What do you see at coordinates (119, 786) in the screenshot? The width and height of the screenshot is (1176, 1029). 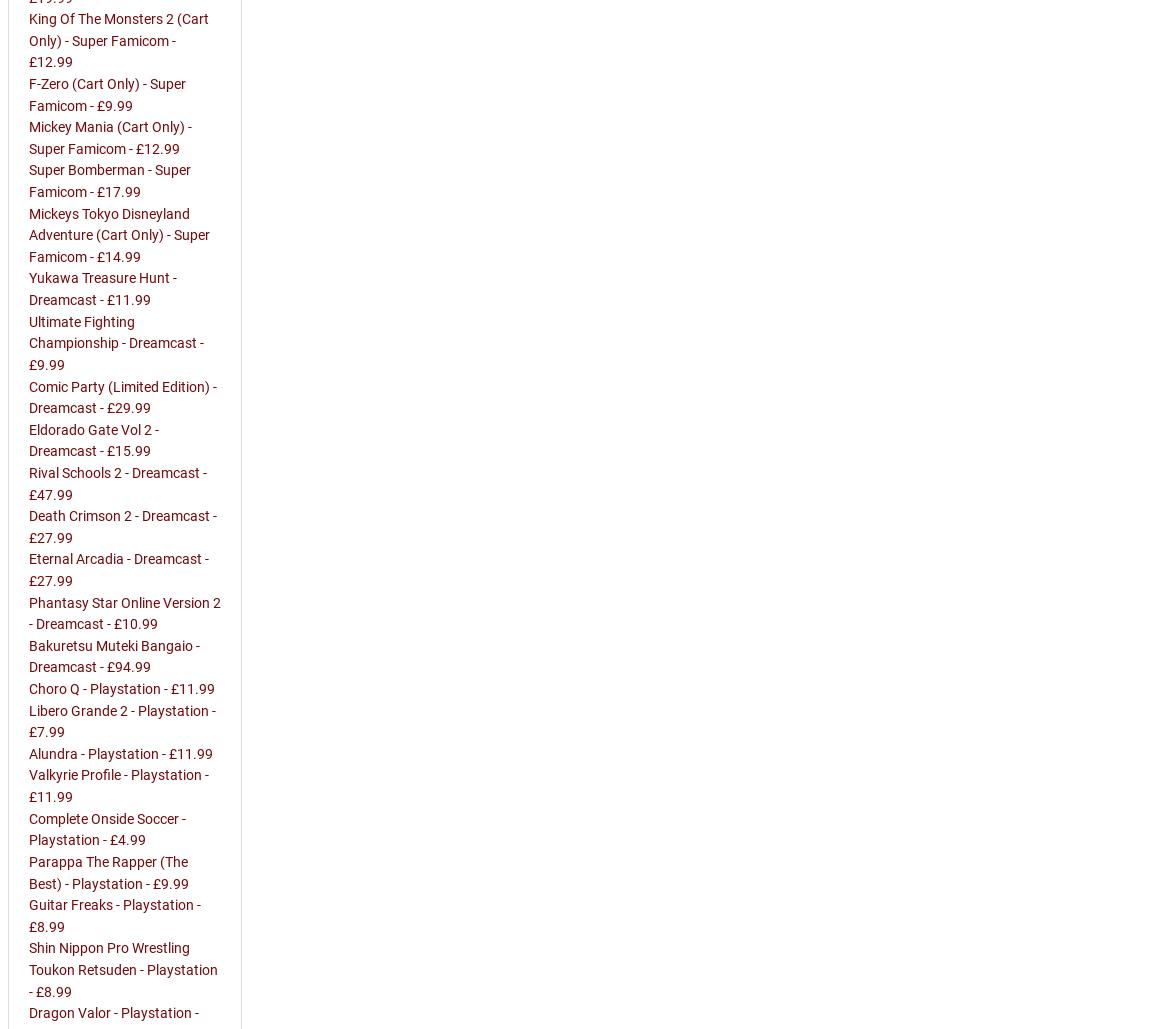 I see `'Valkyrie Profile - Playstation - £11.99'` at bounding box center [119, 786].